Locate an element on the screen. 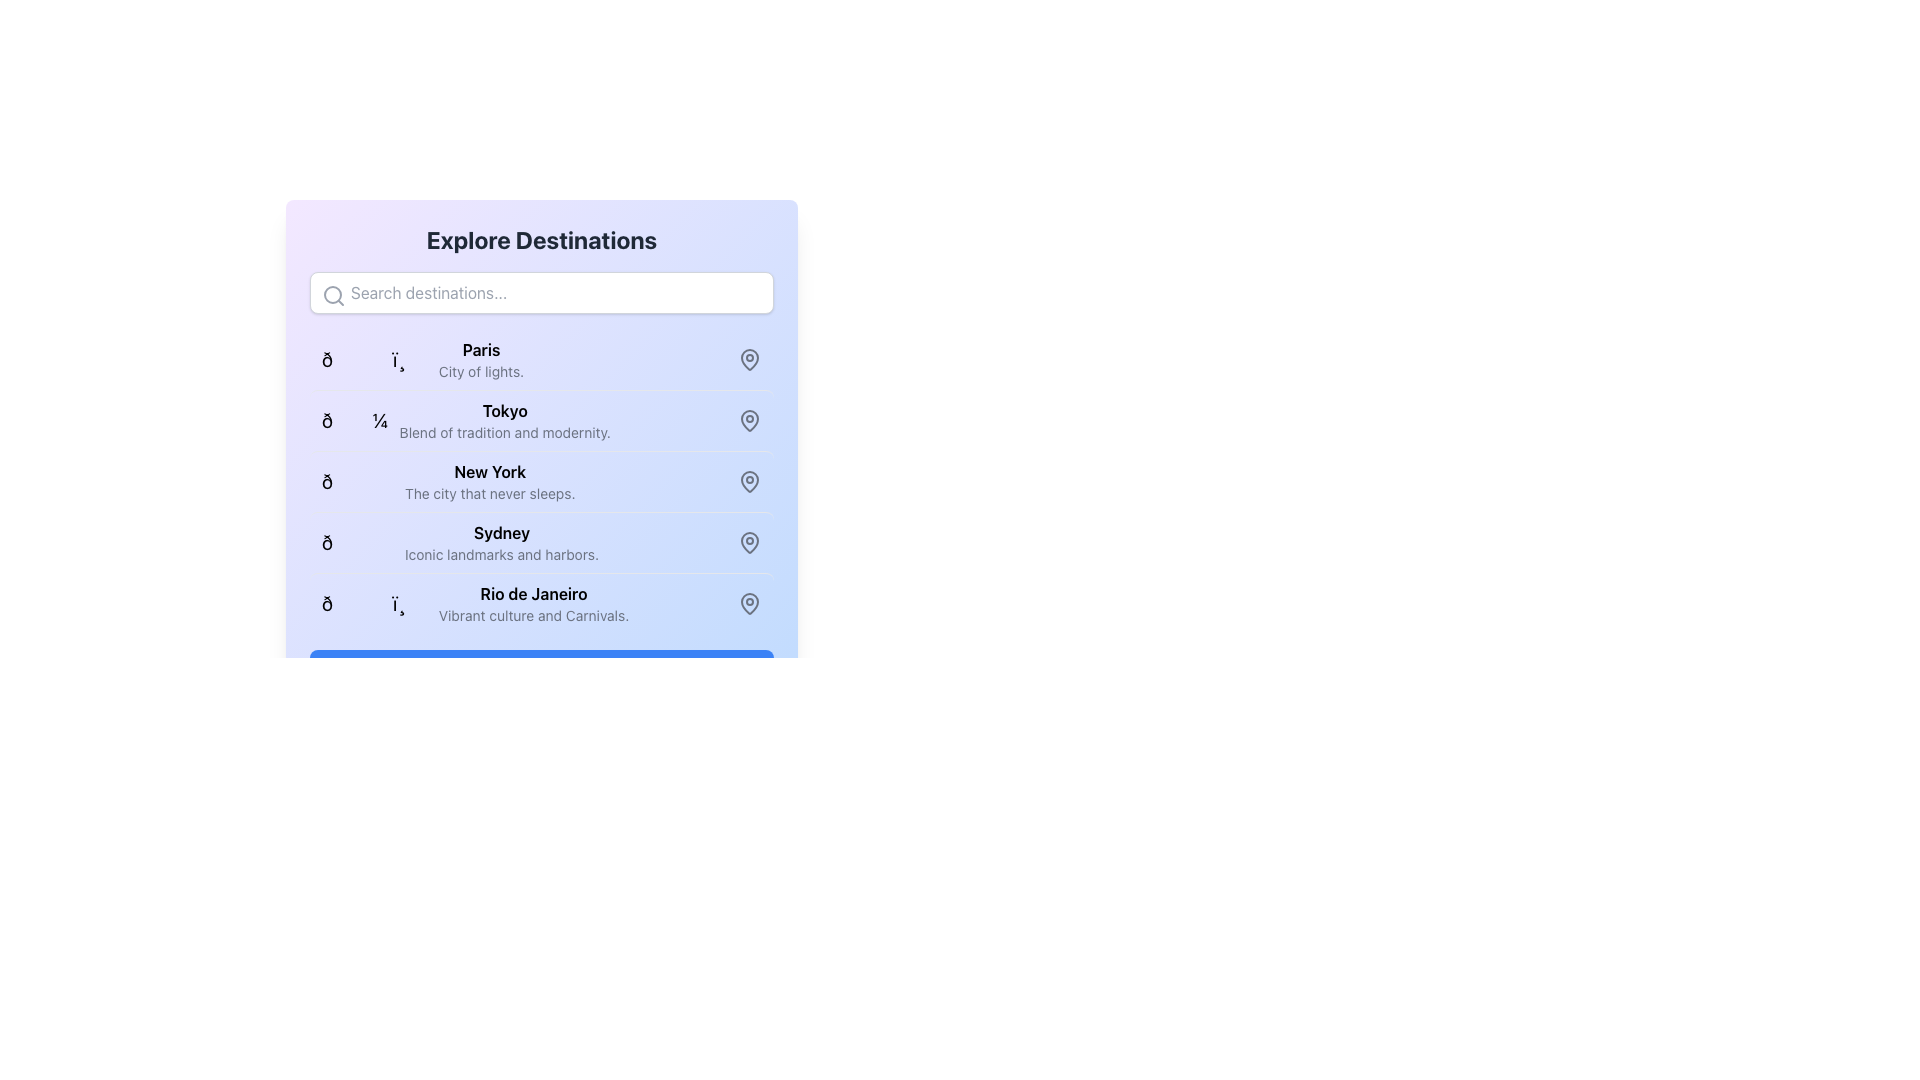 This screenshot has height=1080, width=1920. text label displaying 'City of lights.' which is located directly below the title 'Paris' in muted gray color is located at coordinates (481, 371).